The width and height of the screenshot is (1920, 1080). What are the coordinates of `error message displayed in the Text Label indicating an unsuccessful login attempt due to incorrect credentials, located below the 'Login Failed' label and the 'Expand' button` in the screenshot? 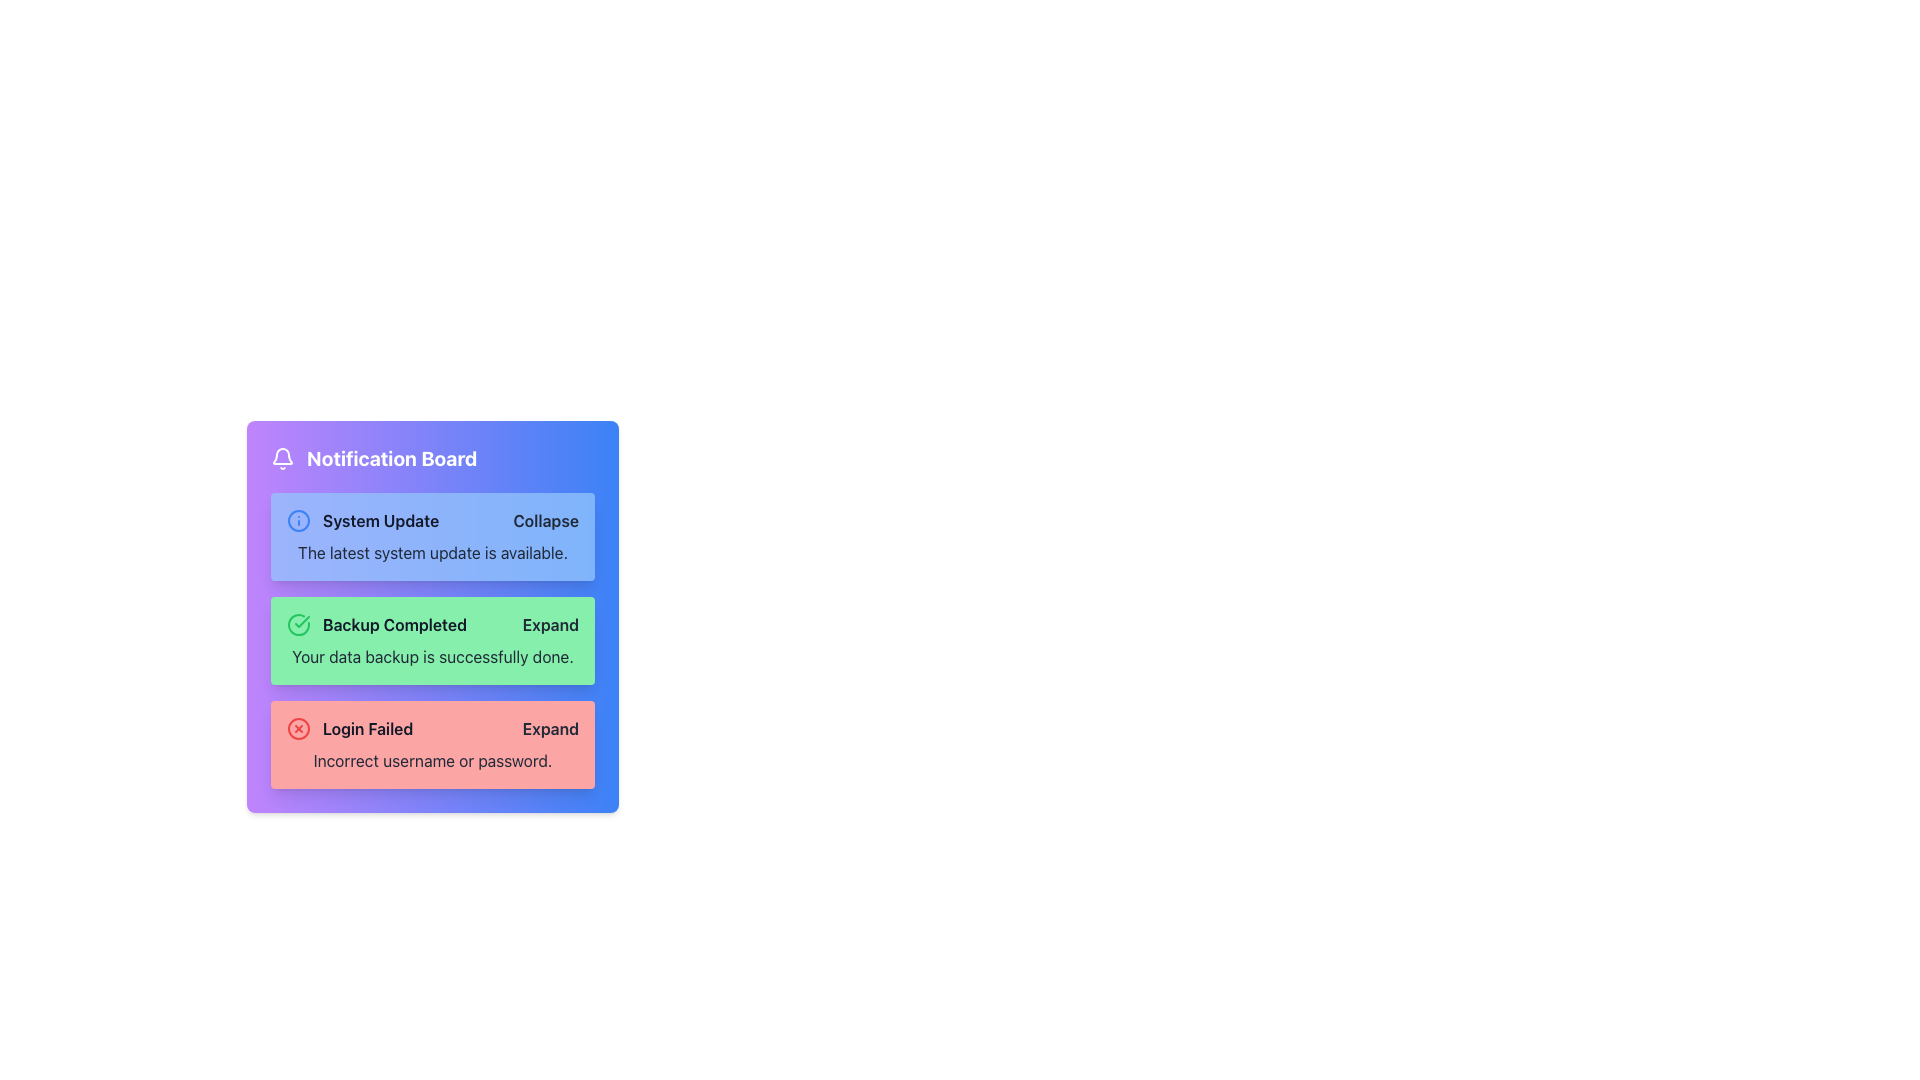 It's located at (431, 760).